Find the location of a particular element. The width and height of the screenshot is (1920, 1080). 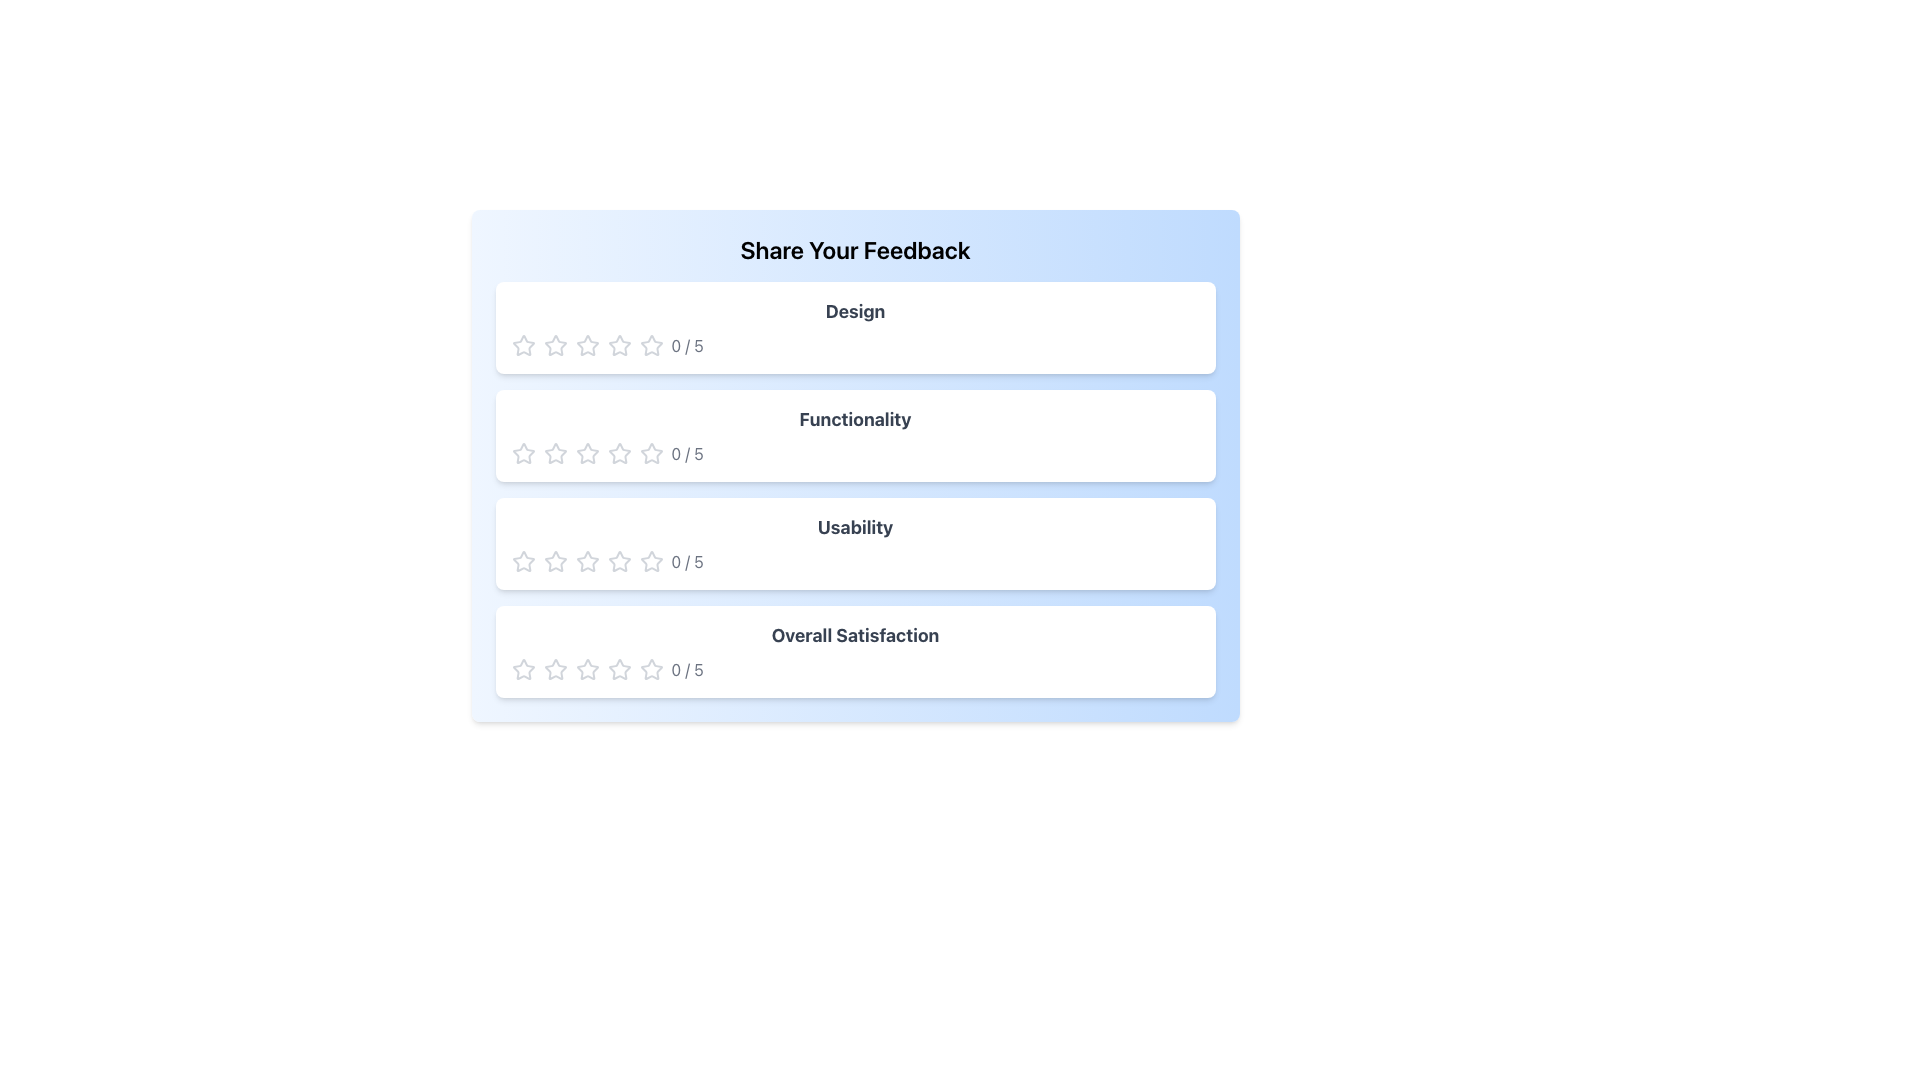

the first star rating icon in the 'Design' section of the 'Share Your Feedback' area is located at coordinates (523, 345).